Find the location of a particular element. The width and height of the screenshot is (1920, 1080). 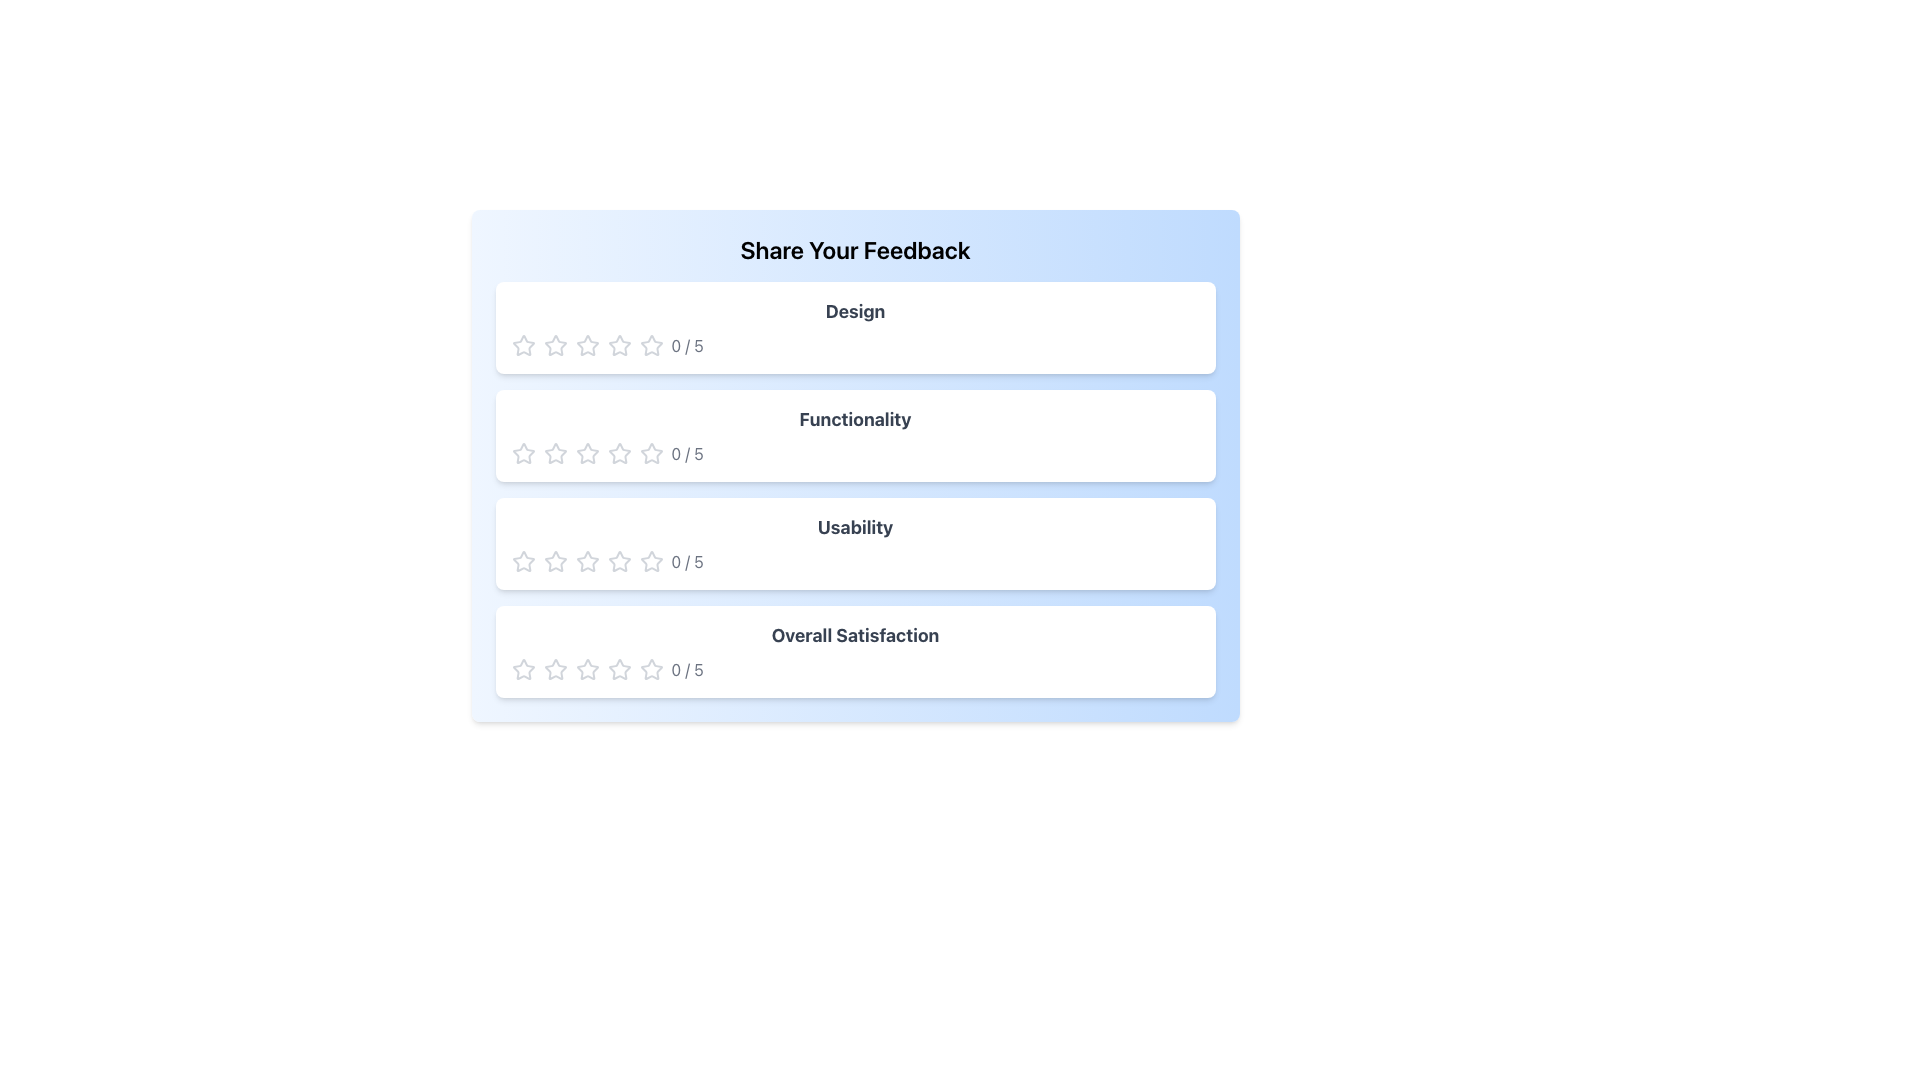

the first star rating icon in the 'Design' section of the 'Share Your Feedback' area is located at coordinates (523, 345).